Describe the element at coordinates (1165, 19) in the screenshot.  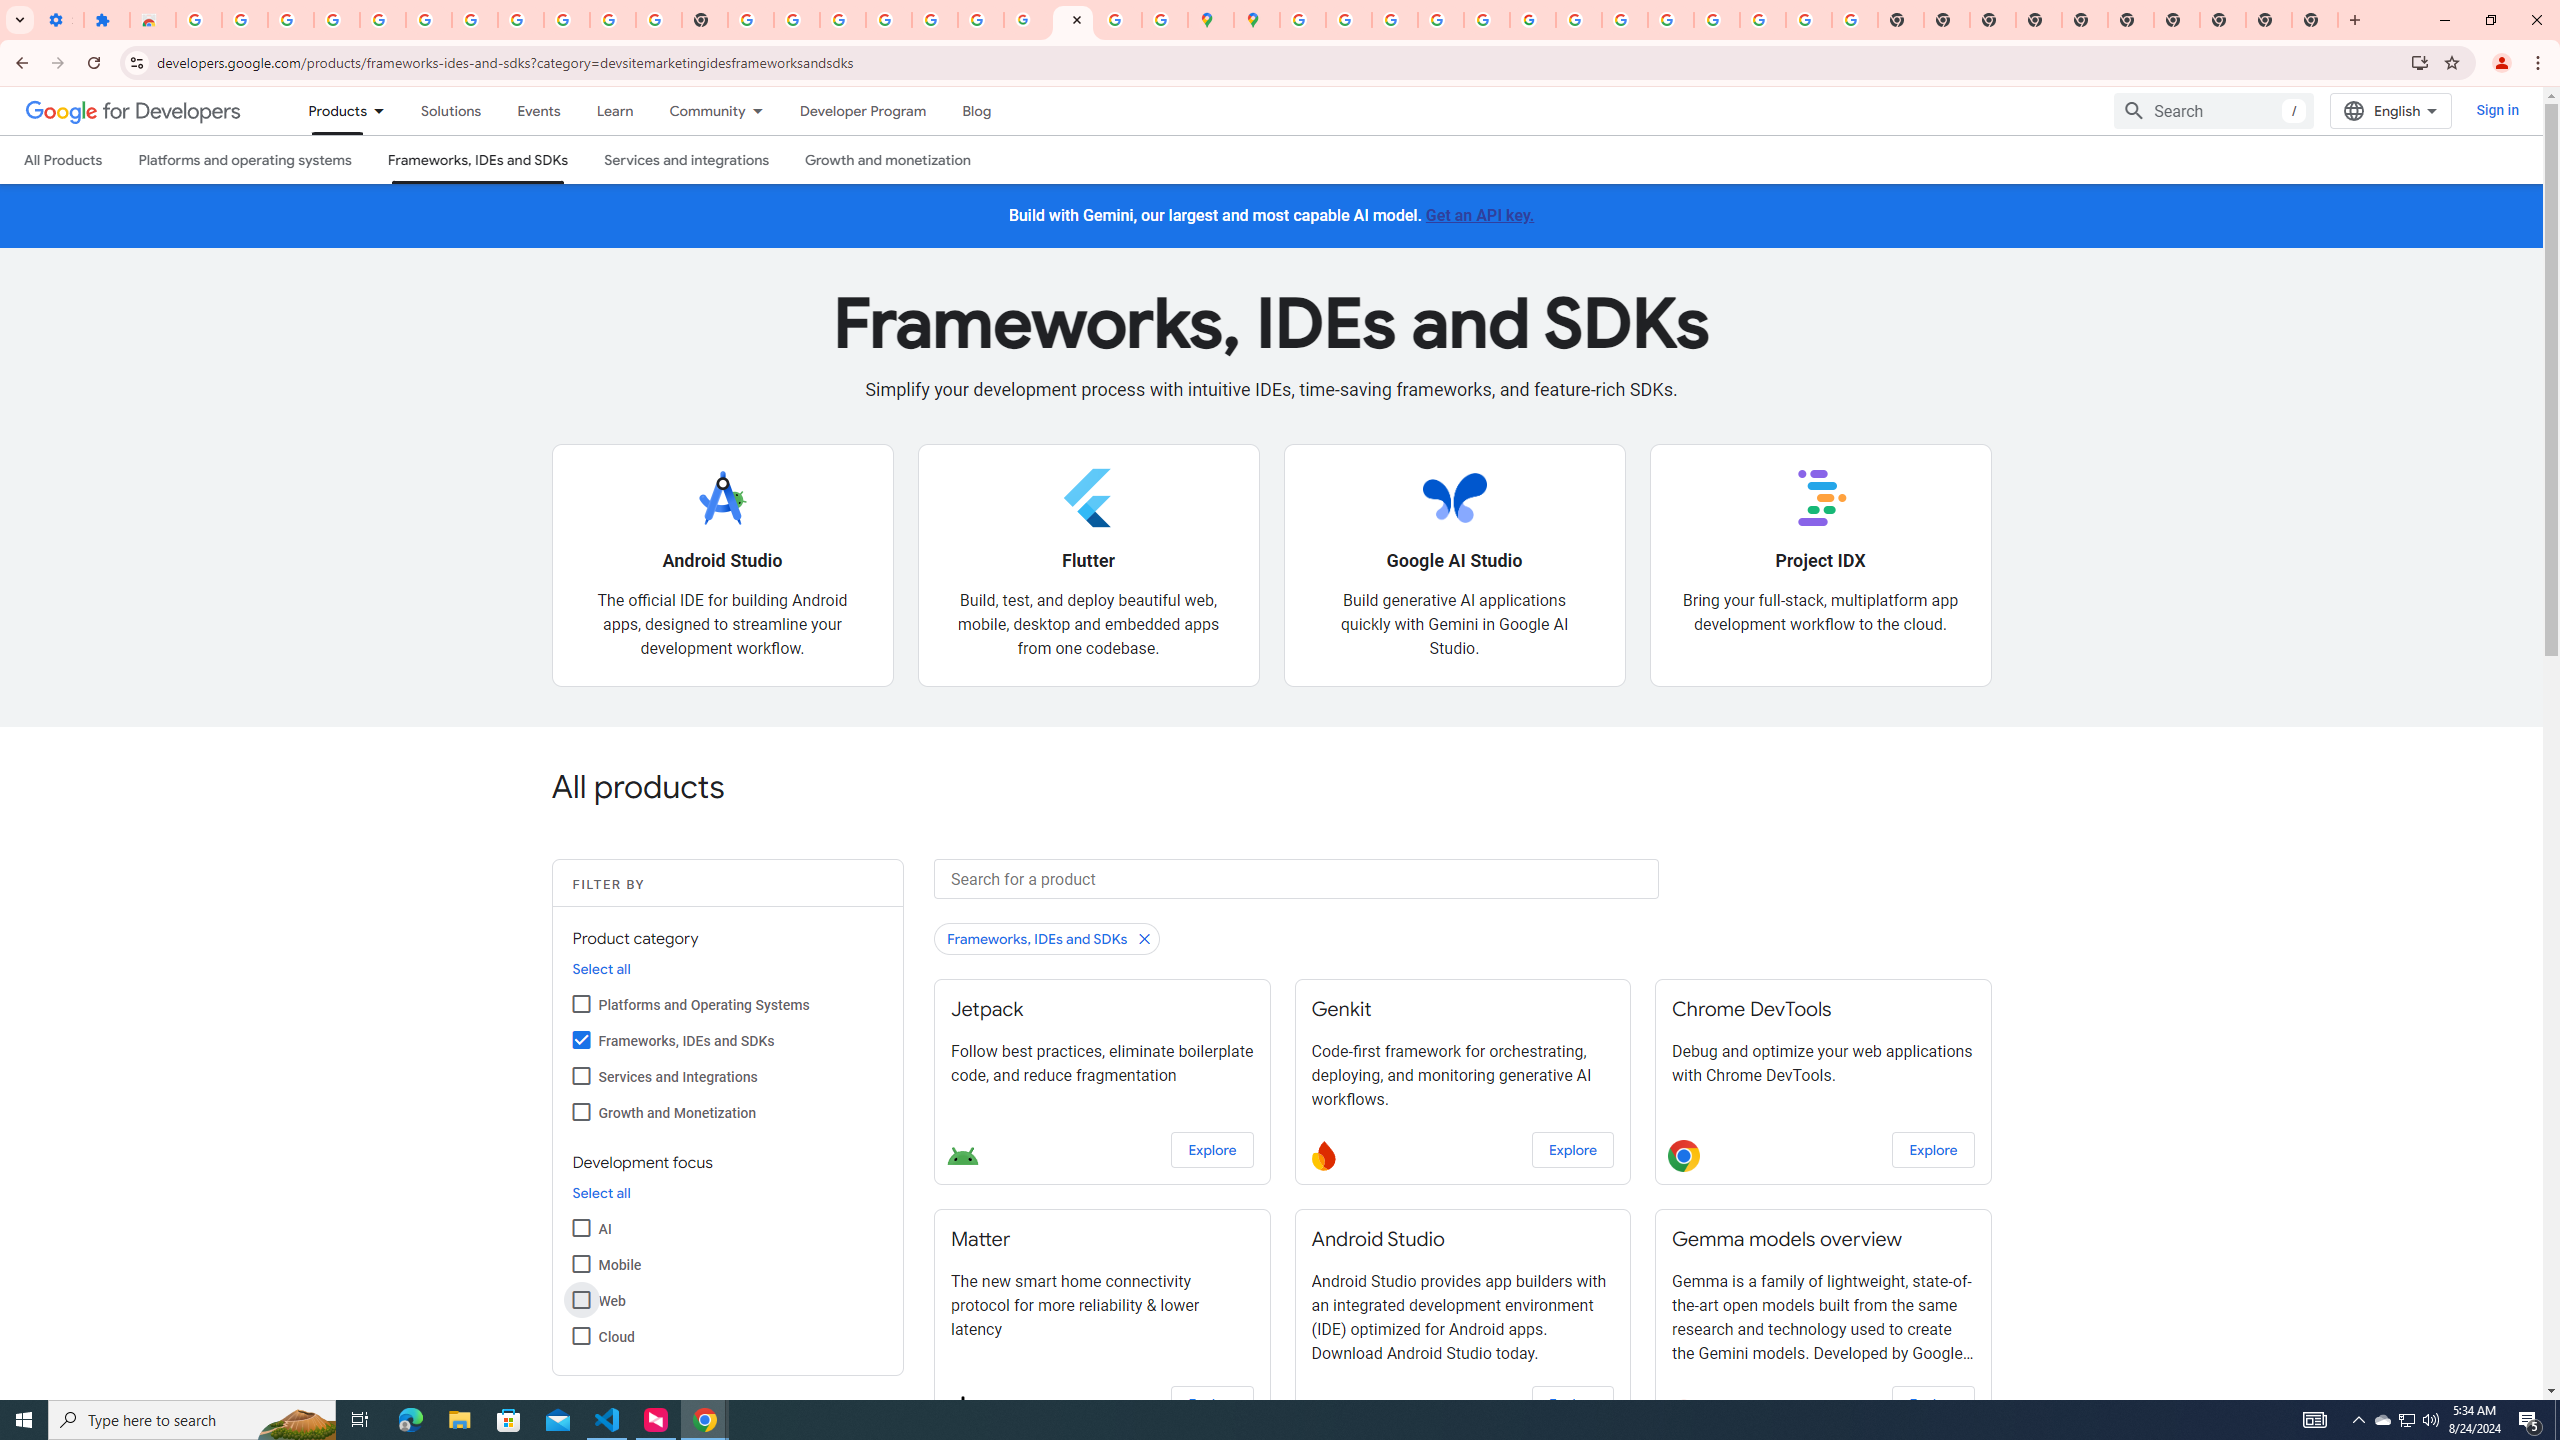
I see `'Safety in Our Products - Google Safety Center'` at that location.